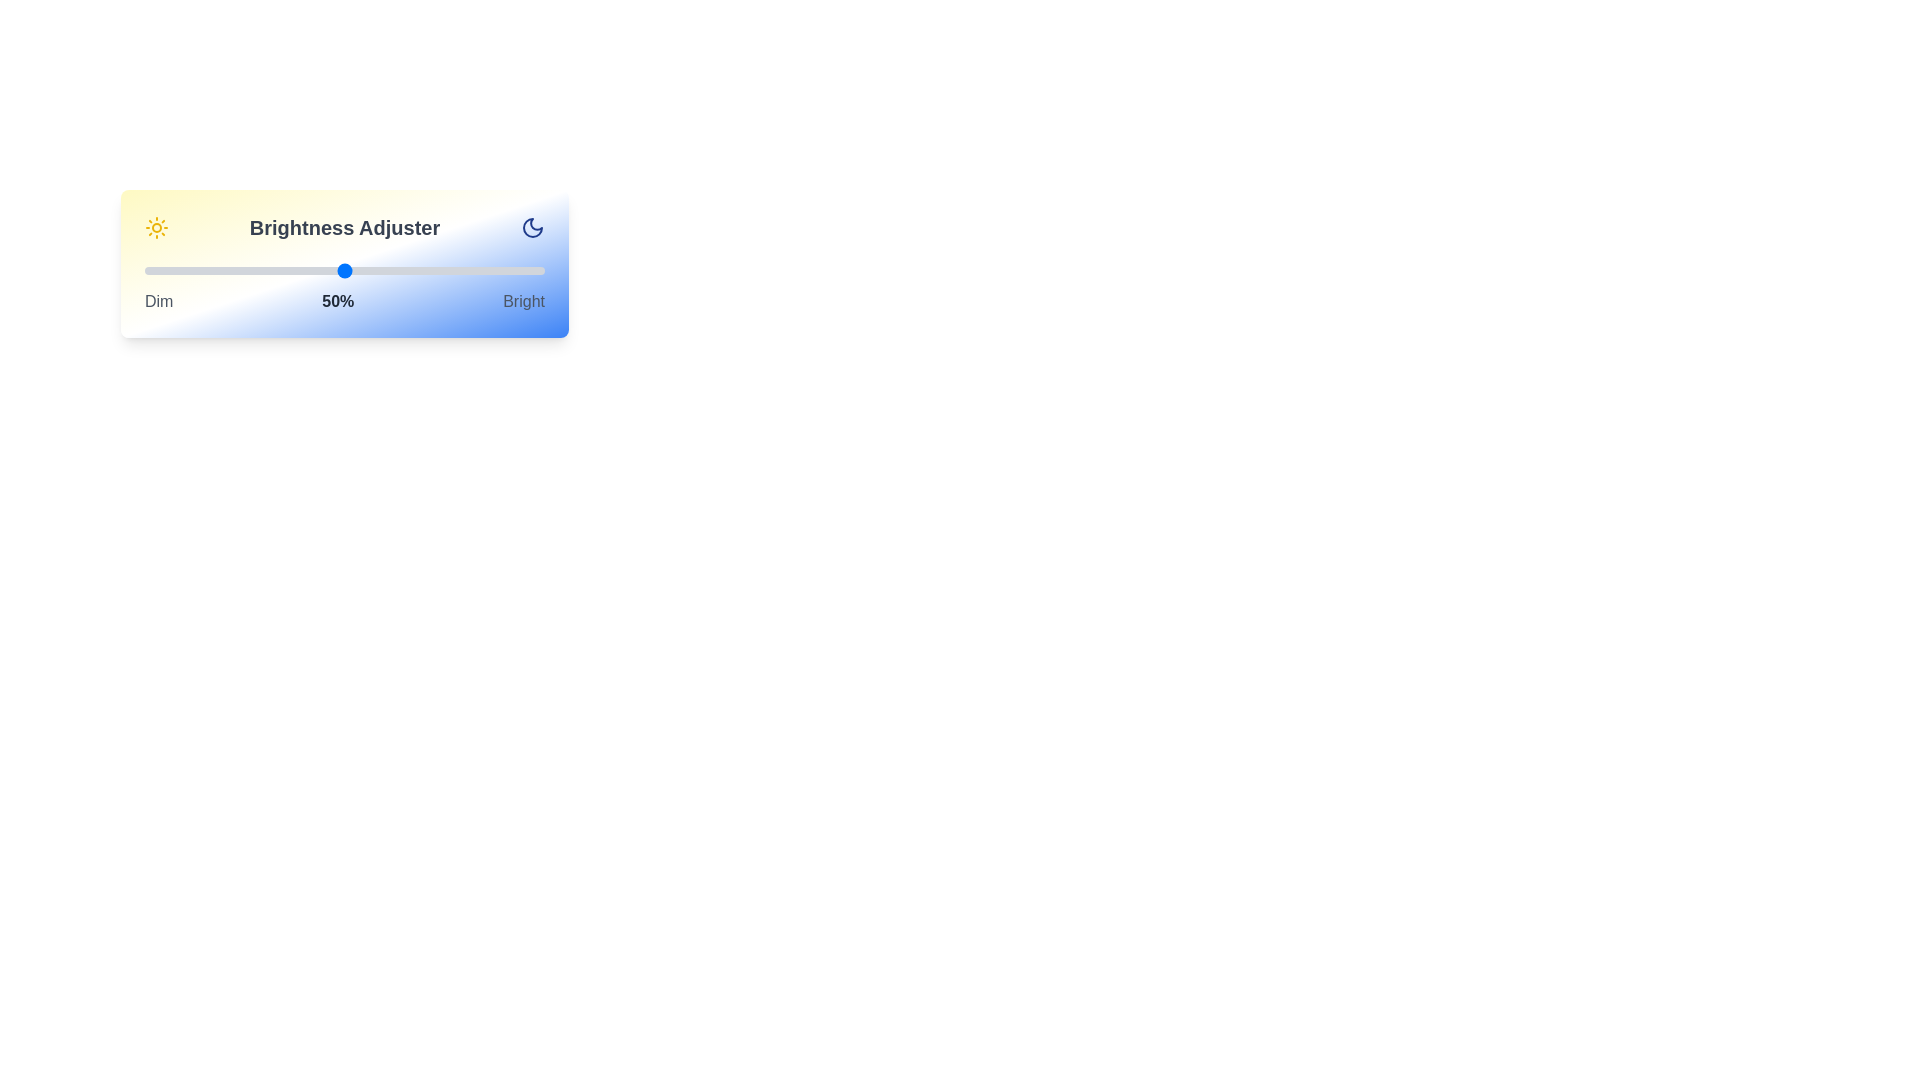 Image resolution: width=1920 pixels, height=1080 pixels. What do you see at coordinates (192, 270) in the screenshot?
I see `the brightness slider to 12% to observe the gradient background changes` at bounding box center [192, 270].